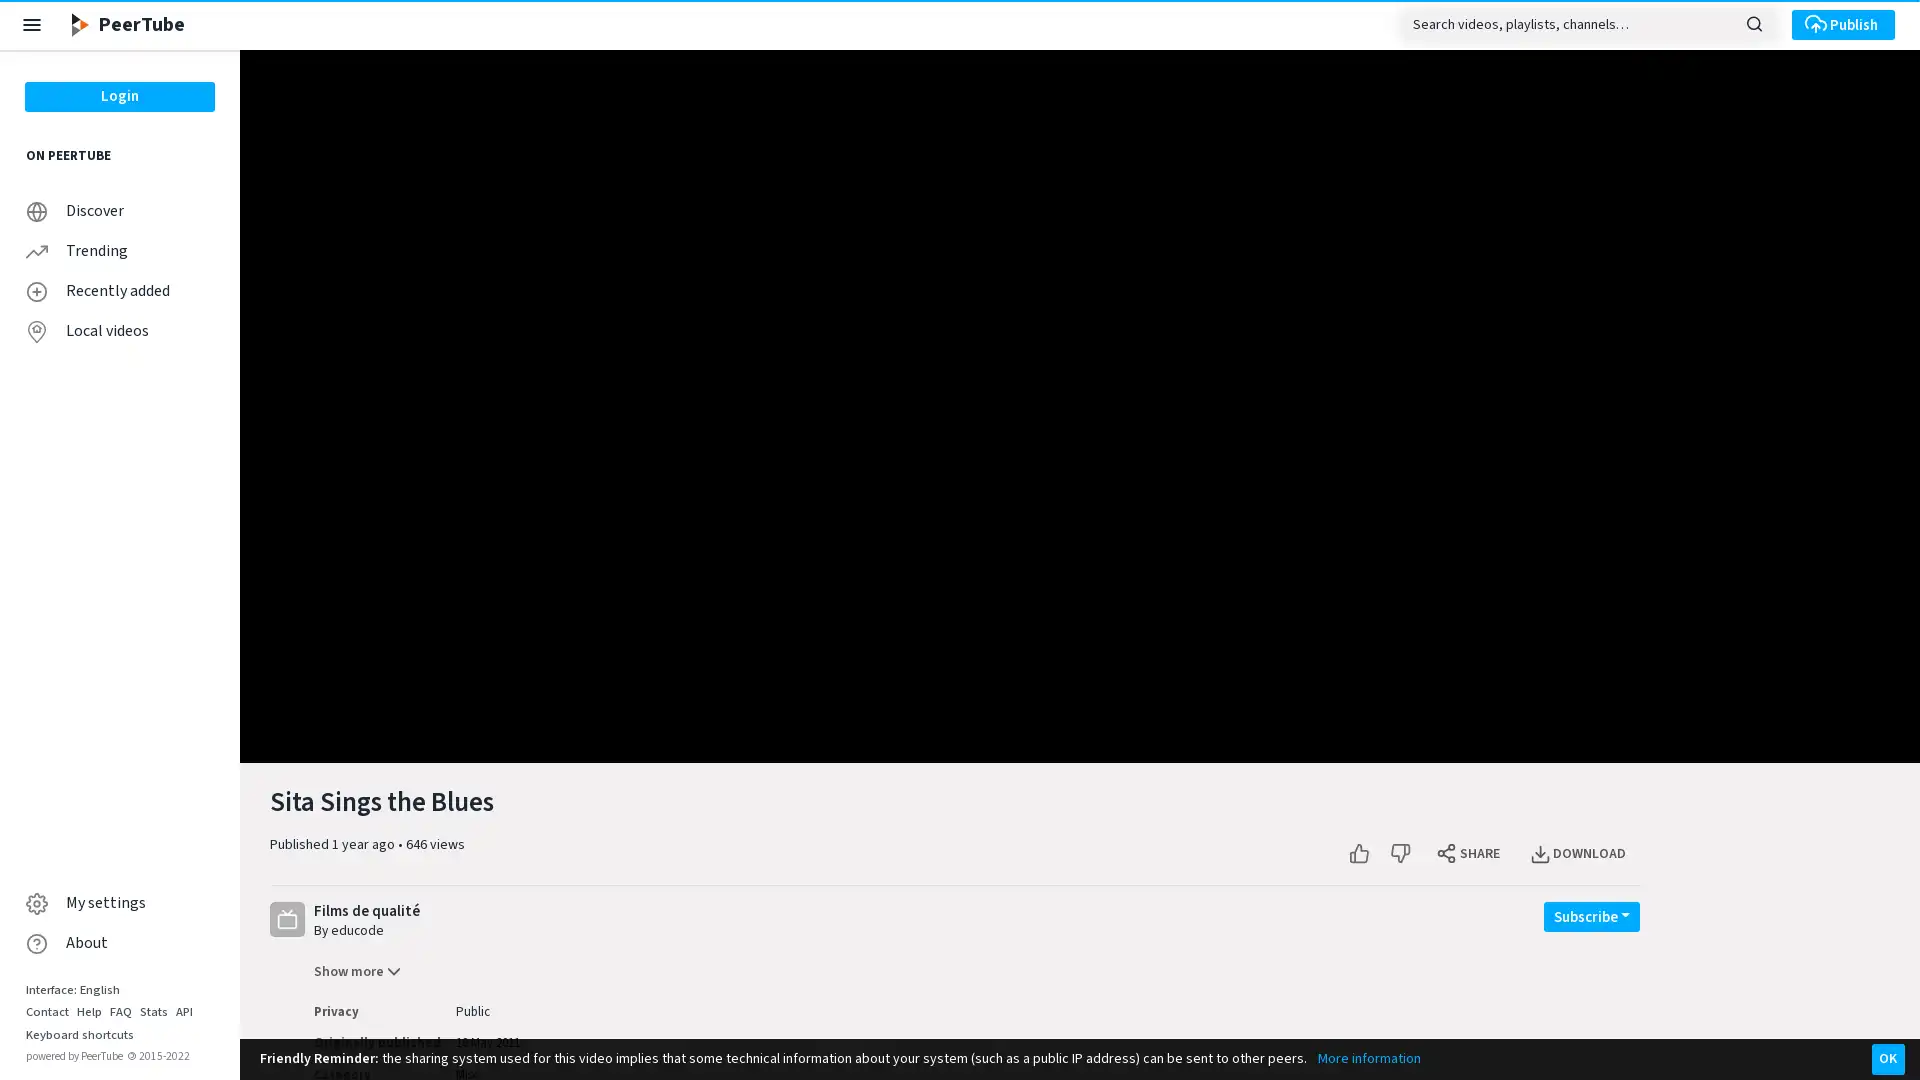 The width and height of the screenshot is (1920, 1080). I want to click on SHARE, so click(1469, 853).